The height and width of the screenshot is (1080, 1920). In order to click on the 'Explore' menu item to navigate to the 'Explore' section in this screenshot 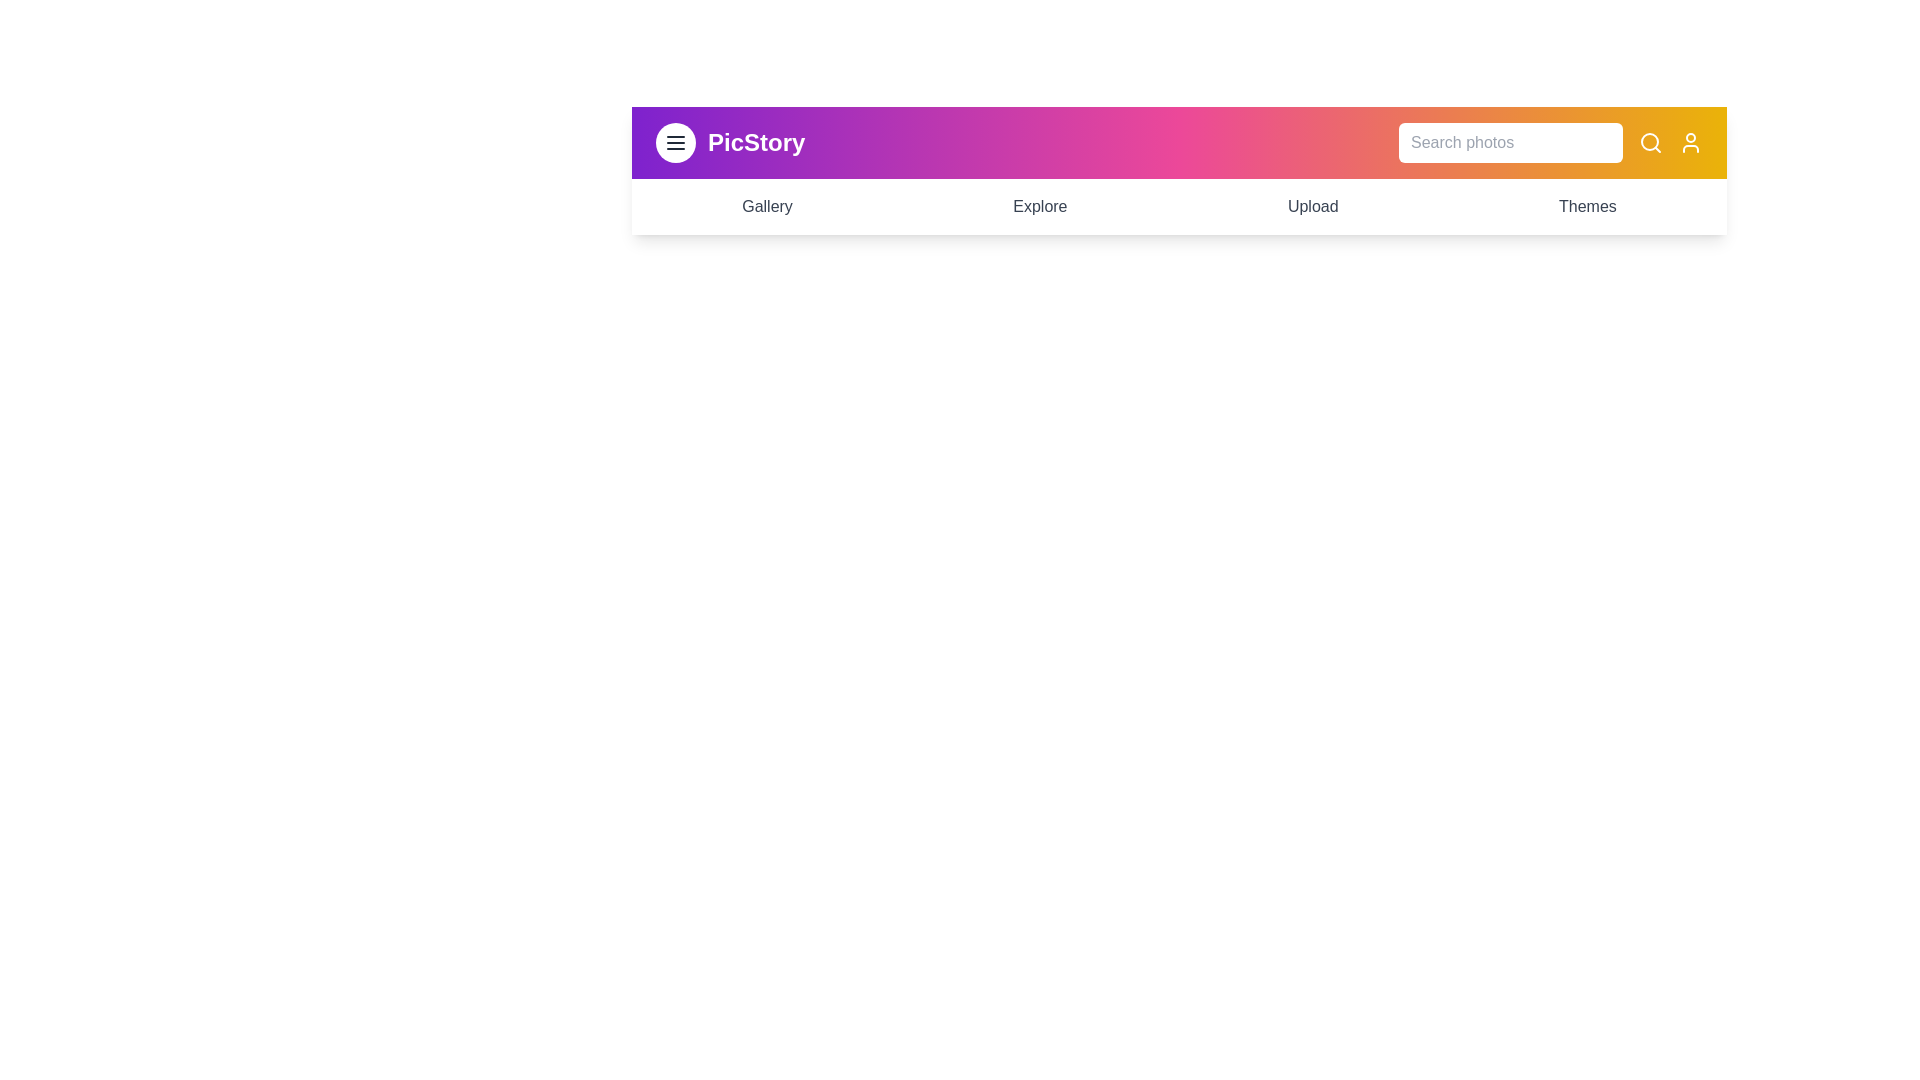, I will do `click(1040, 207)`.